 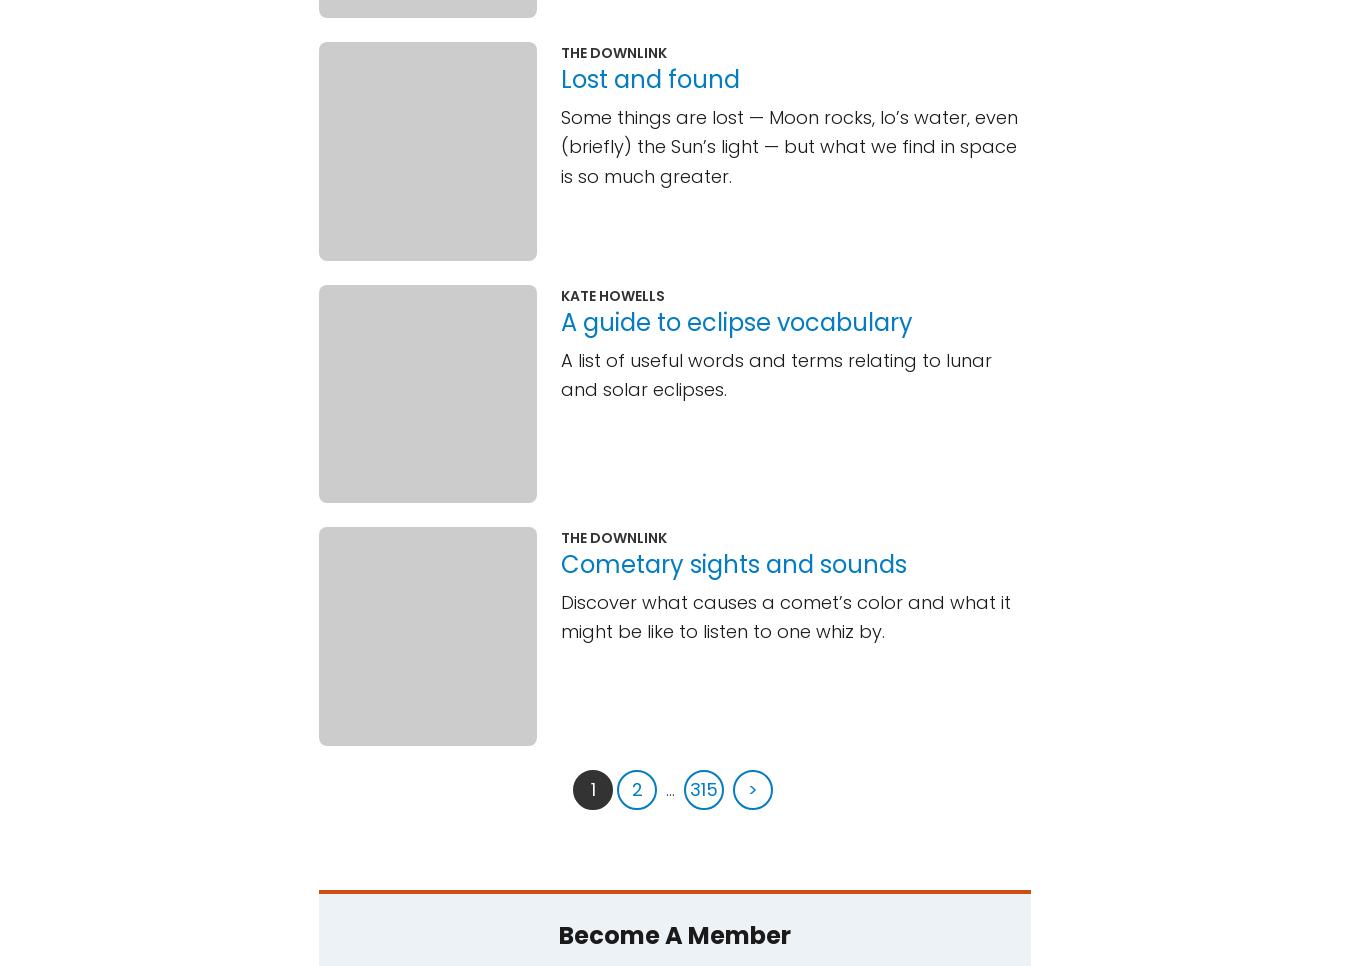 What do you see at coordinates (613, 294) in the screenshot?
I see `'Kate Howells'` at bounding box center [613, 294].